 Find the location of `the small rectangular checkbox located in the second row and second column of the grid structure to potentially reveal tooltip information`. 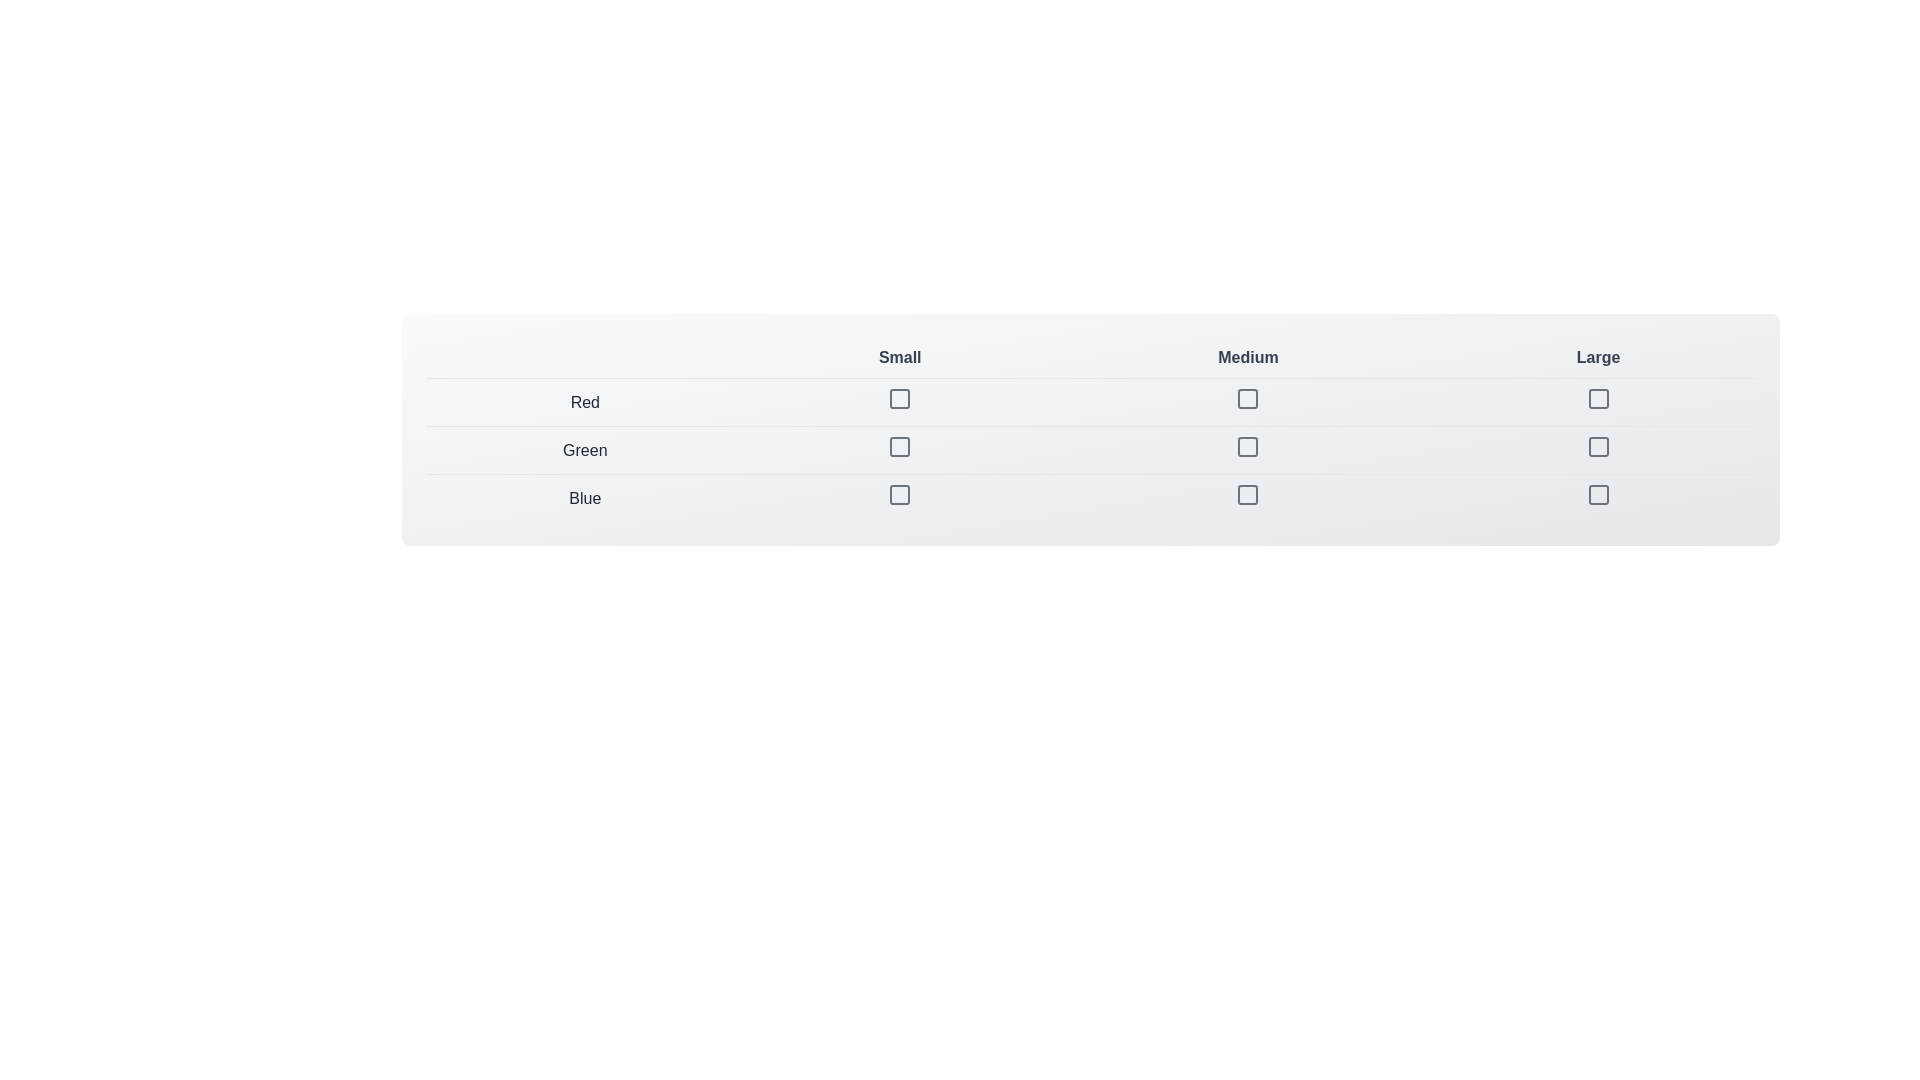

the small rectangular checkbox located in the second row and second column of the grid structure to potentially reveal tooltip information is located at coordinates (899, 450).